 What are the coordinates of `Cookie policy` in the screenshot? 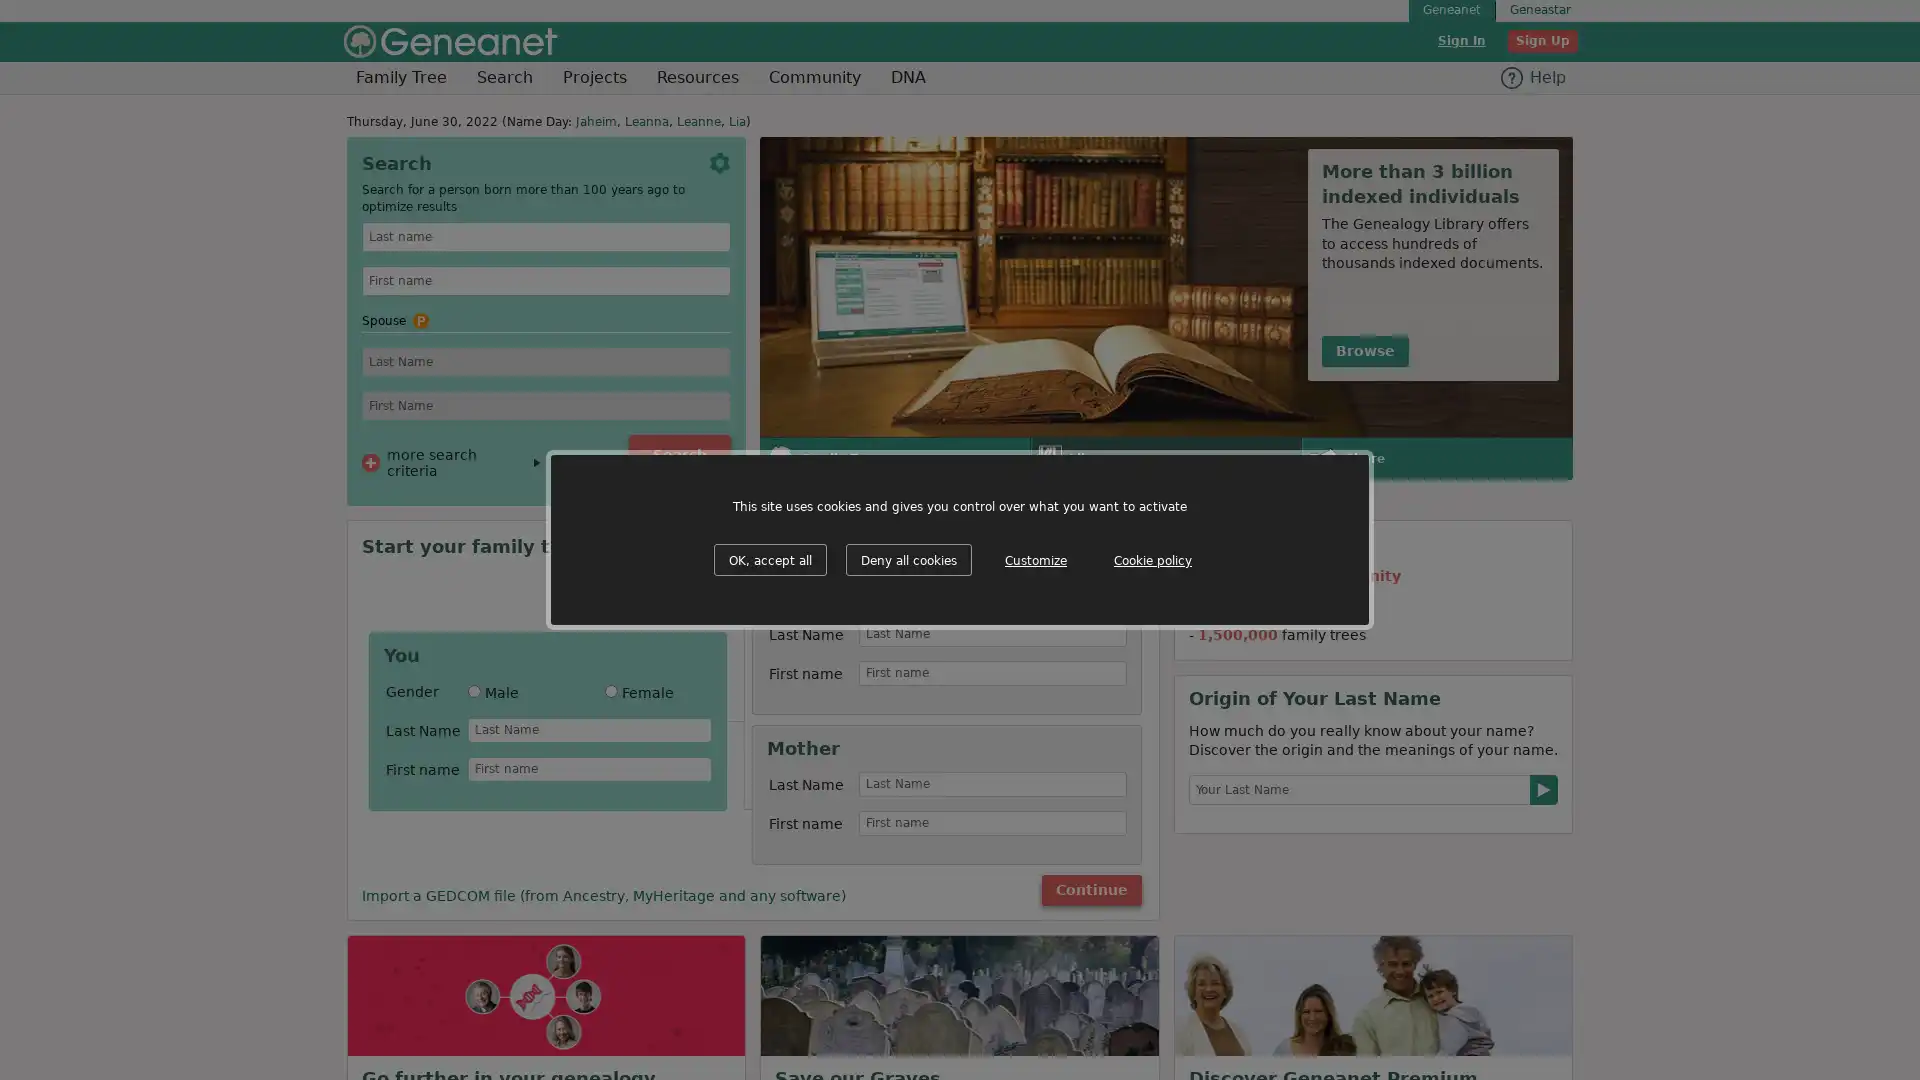 It's located at (1152, 560).